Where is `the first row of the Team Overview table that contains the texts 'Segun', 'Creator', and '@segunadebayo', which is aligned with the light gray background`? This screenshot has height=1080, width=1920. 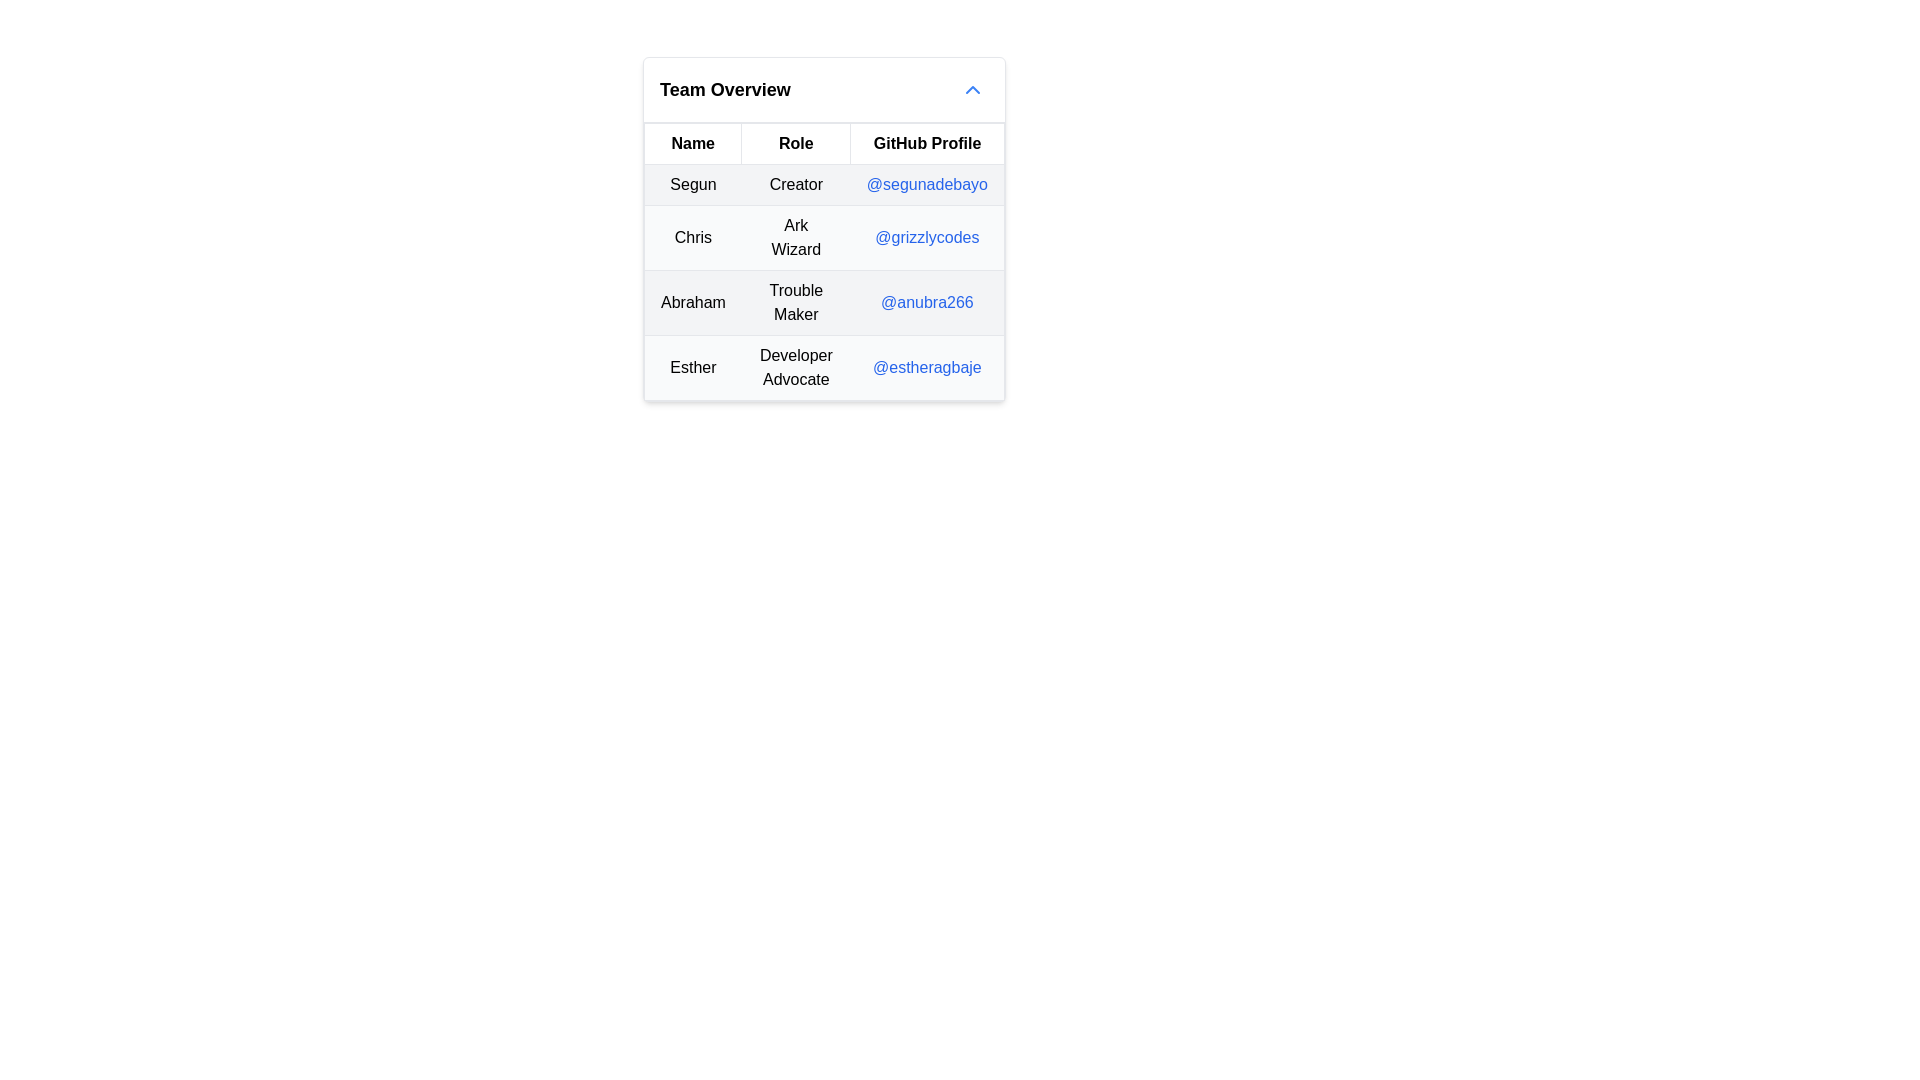 the first row of the Team Overview table that contains the texts 'Segun', 'Creator', and '@segunadebayo', which is aligned with the light gray background is located at coordinates (824, 185).